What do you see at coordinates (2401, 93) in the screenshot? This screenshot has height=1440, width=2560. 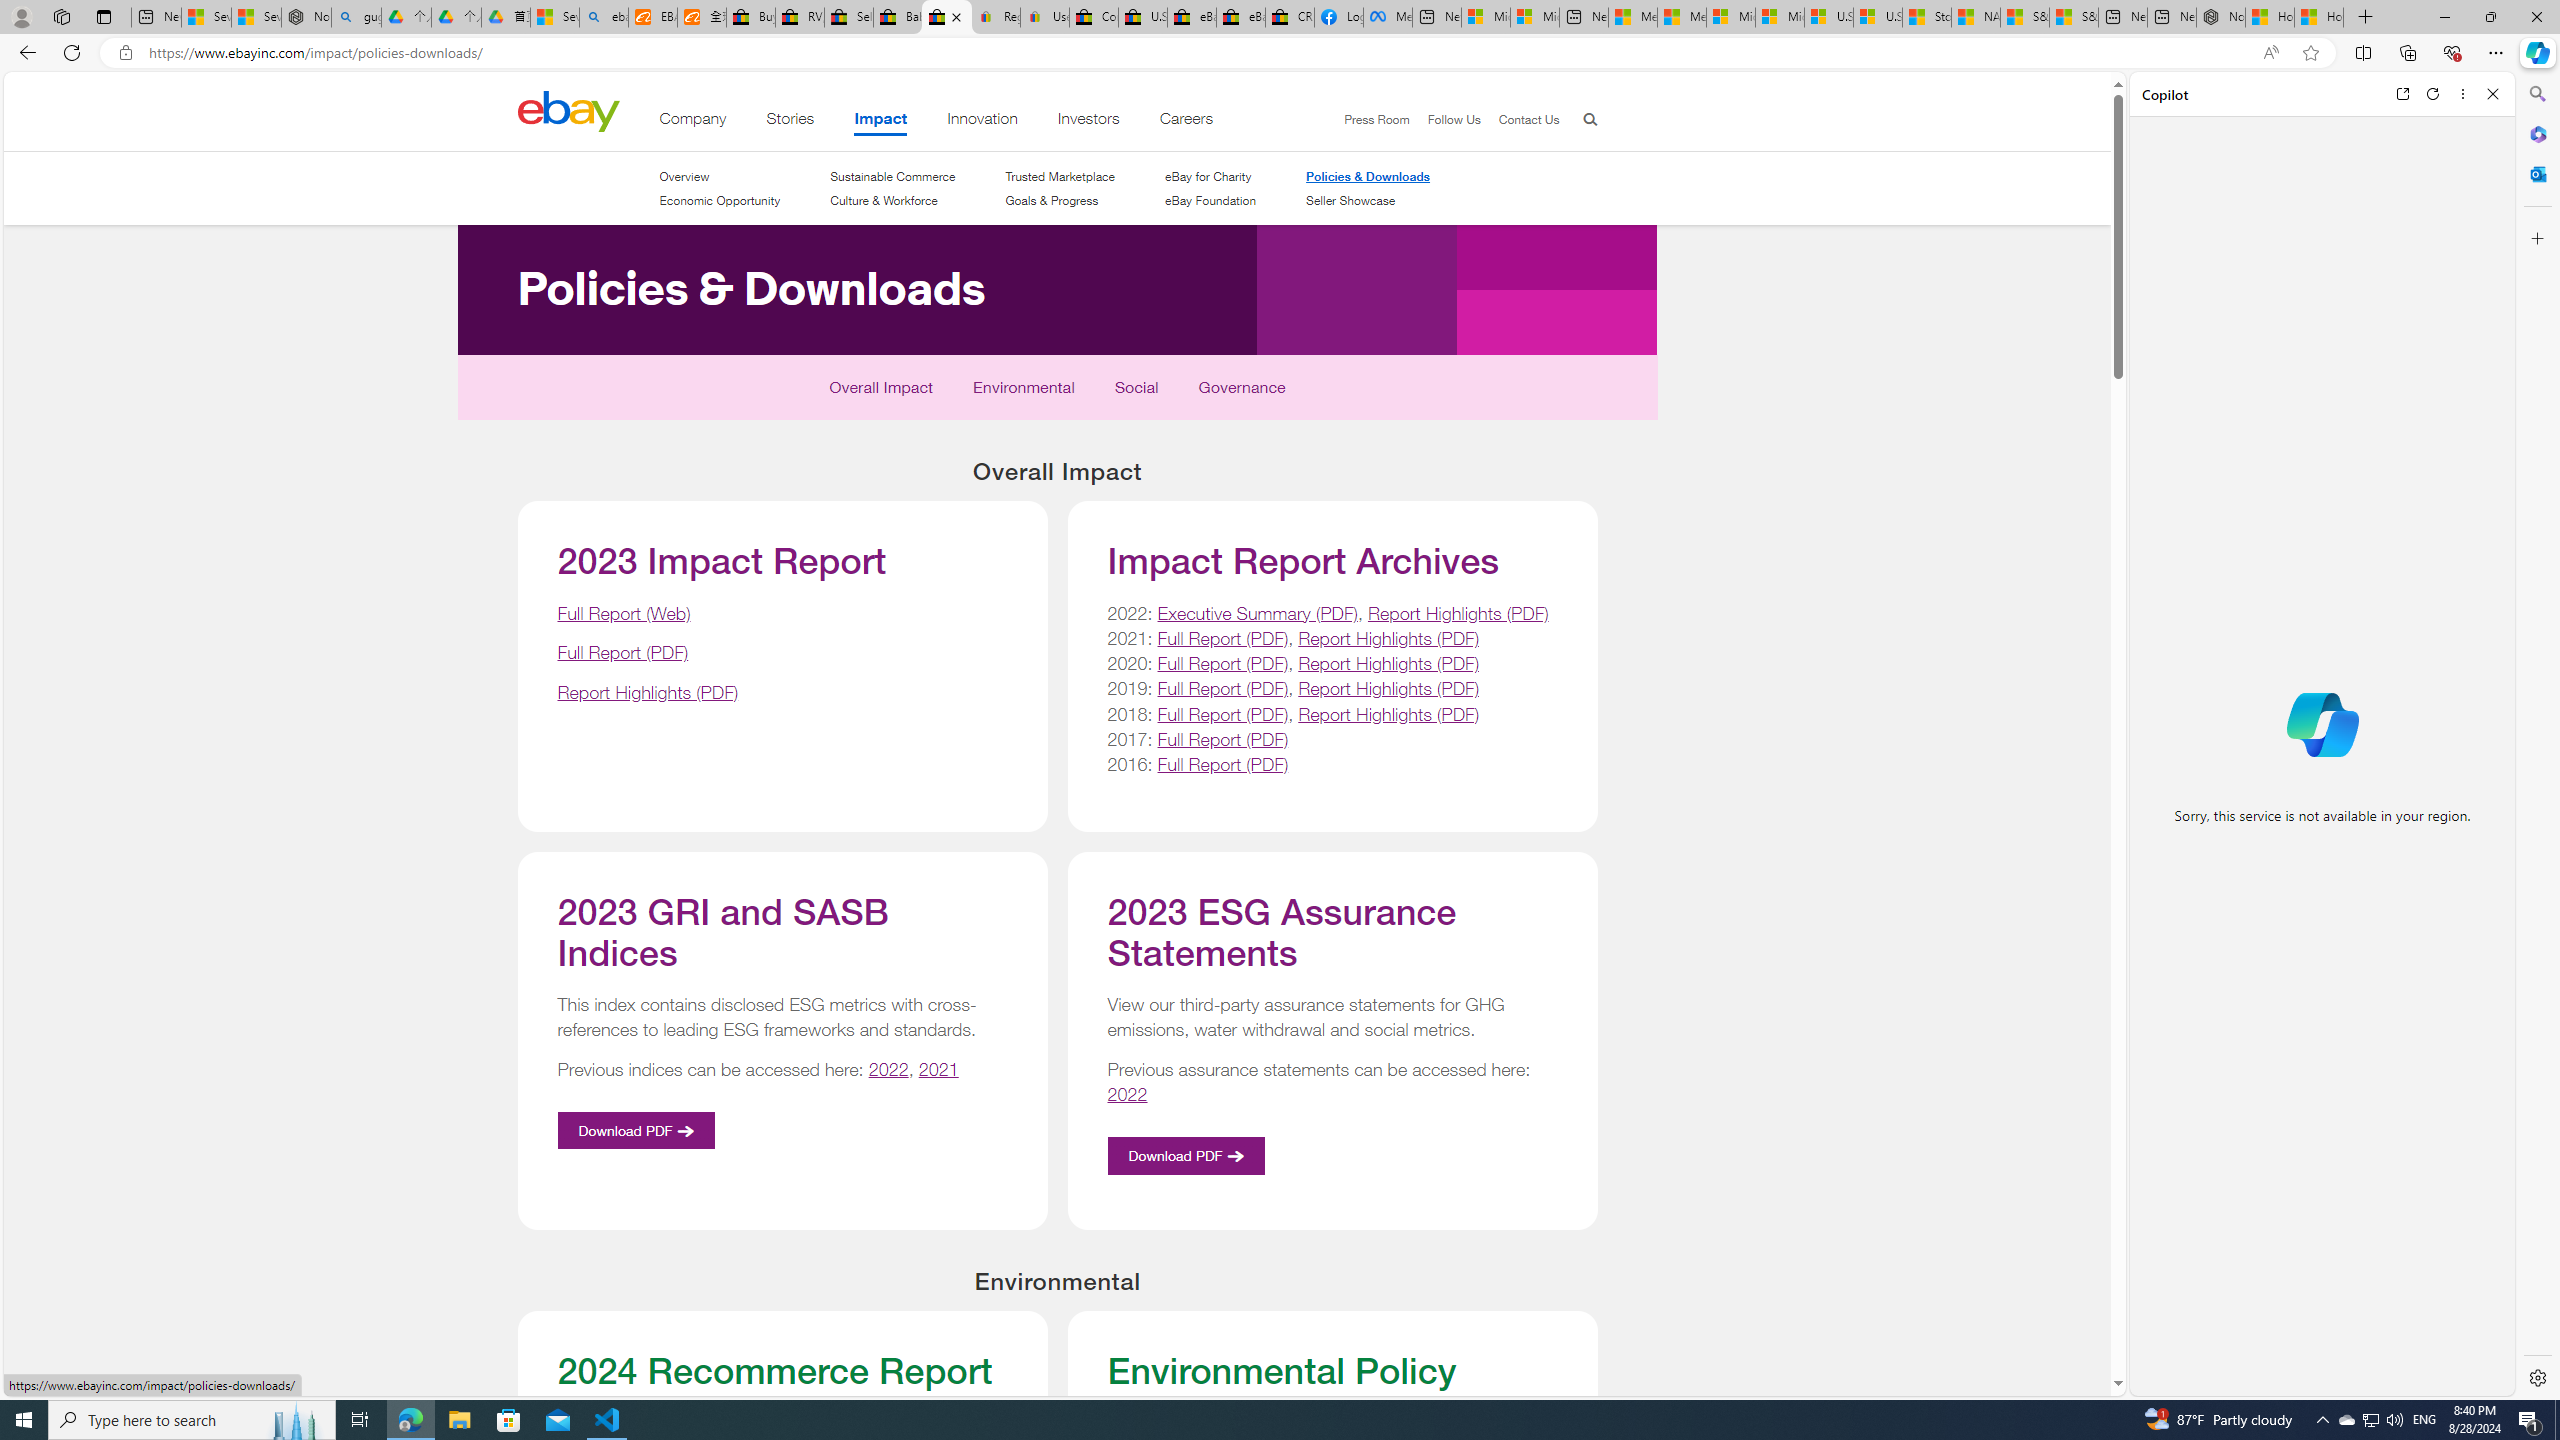 I see `'Open link in new tab'` at bounding box center [2401, 93].